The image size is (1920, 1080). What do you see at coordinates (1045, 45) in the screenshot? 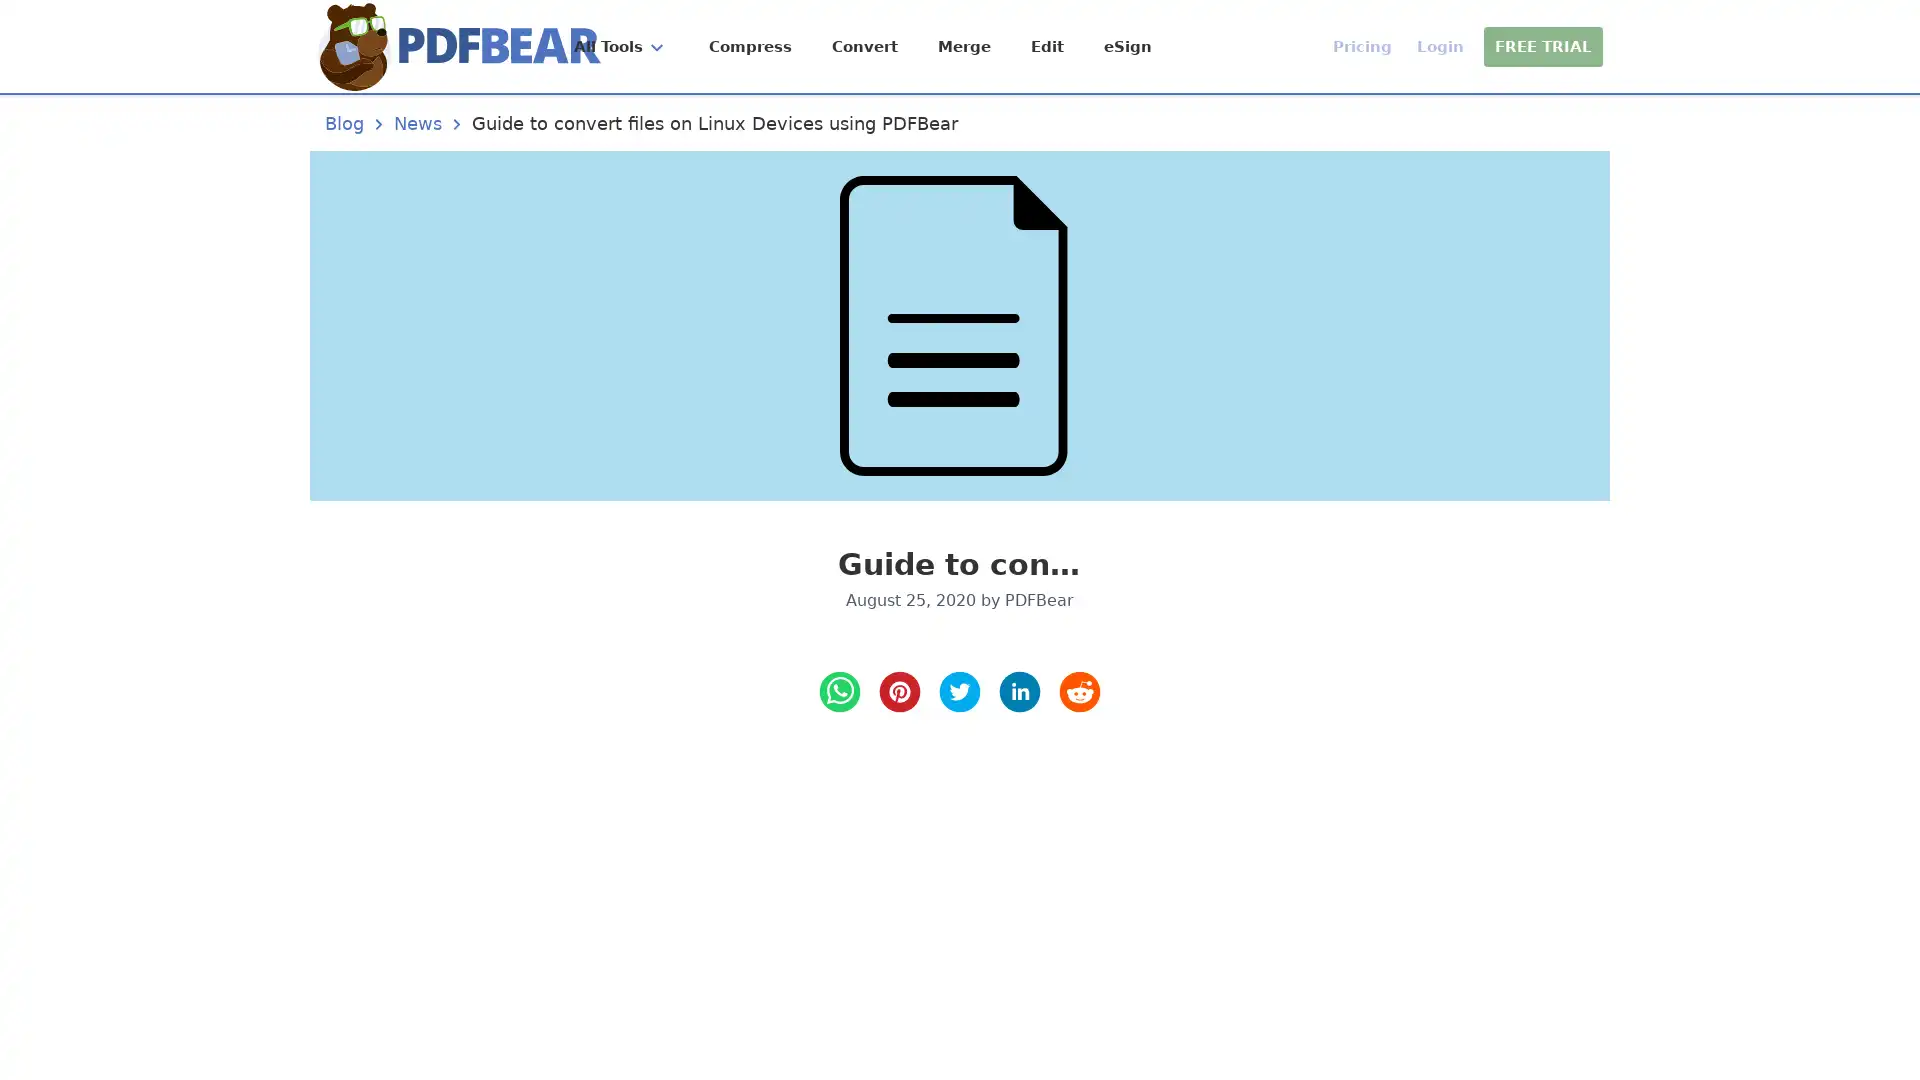
I see `Edit` at bounding box center [1045, 45].